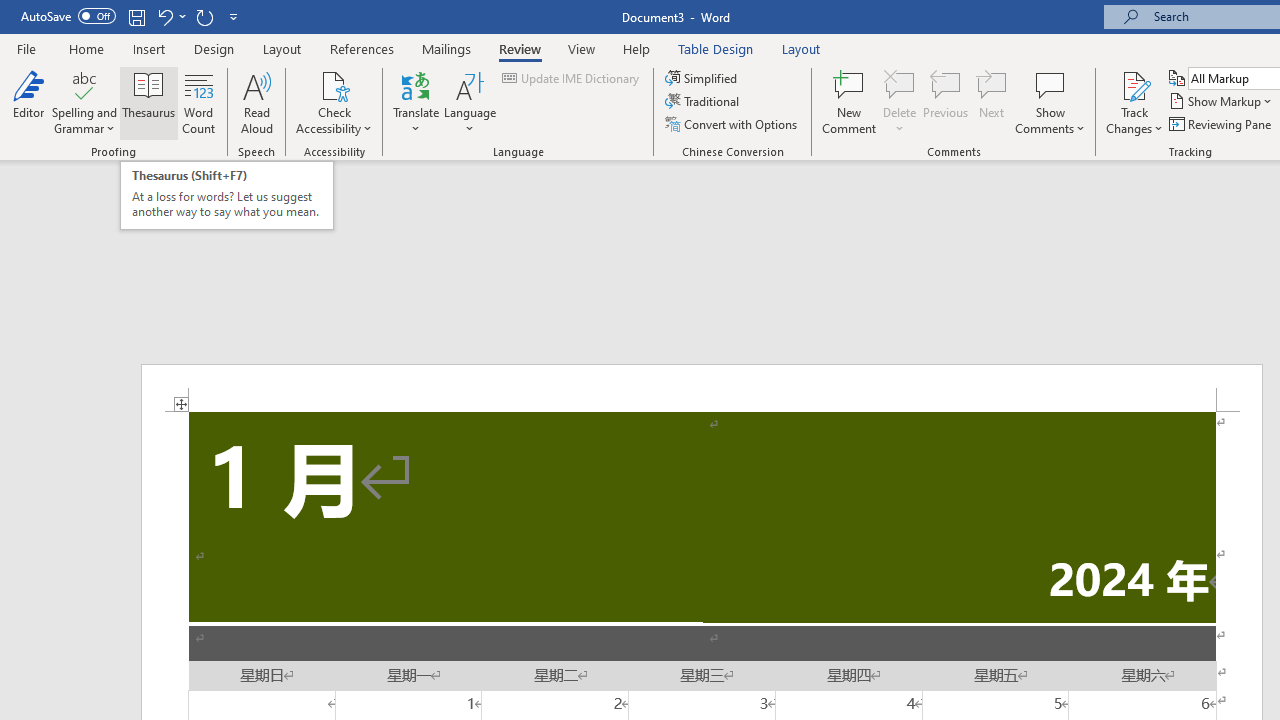 The image size is (1280, 720). Describe the element at coordinates (204, 16) in the screenshot. I see `'Repeat Doc Close'` at that location.